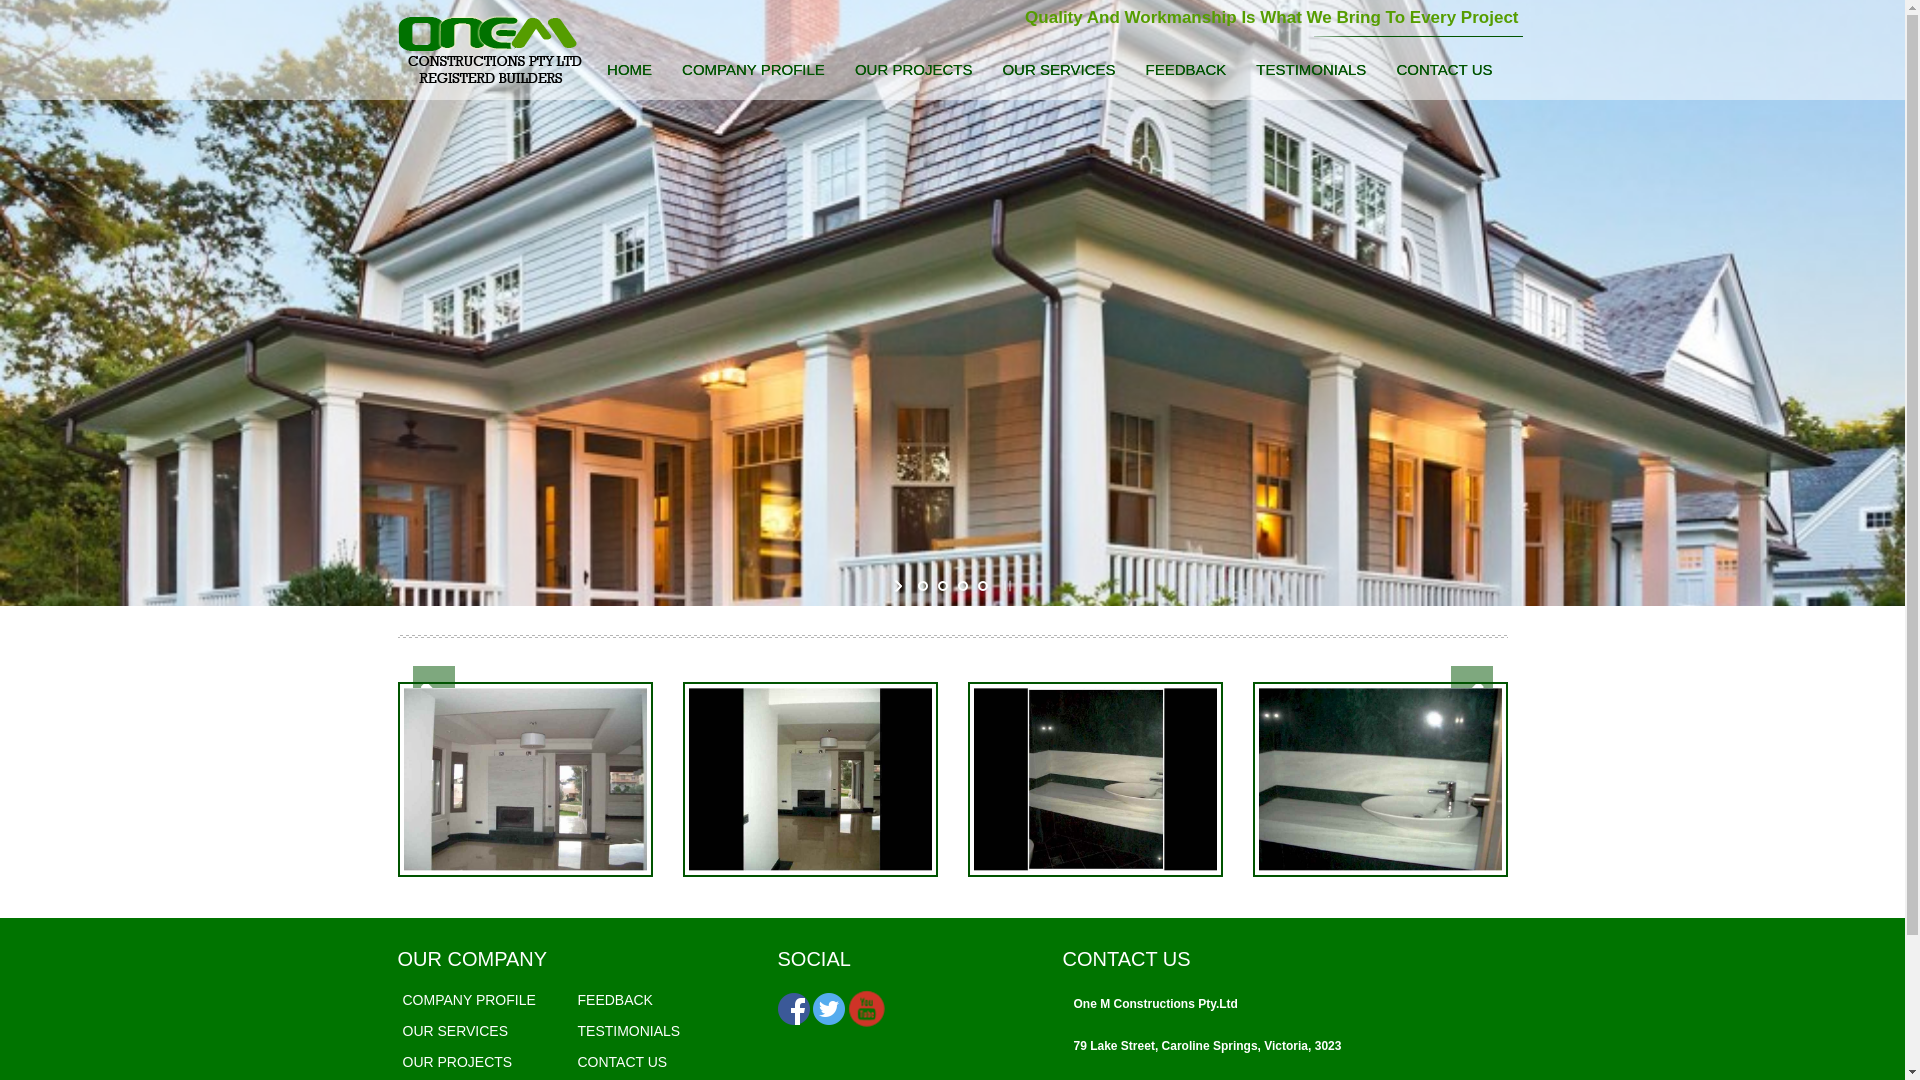 This screenshot has height=1080, width=1920. What do you see at coordinates (1057, 72) in the screenshot?
I see `'OUR SERVICES'` at bounding box center [1057, 72].